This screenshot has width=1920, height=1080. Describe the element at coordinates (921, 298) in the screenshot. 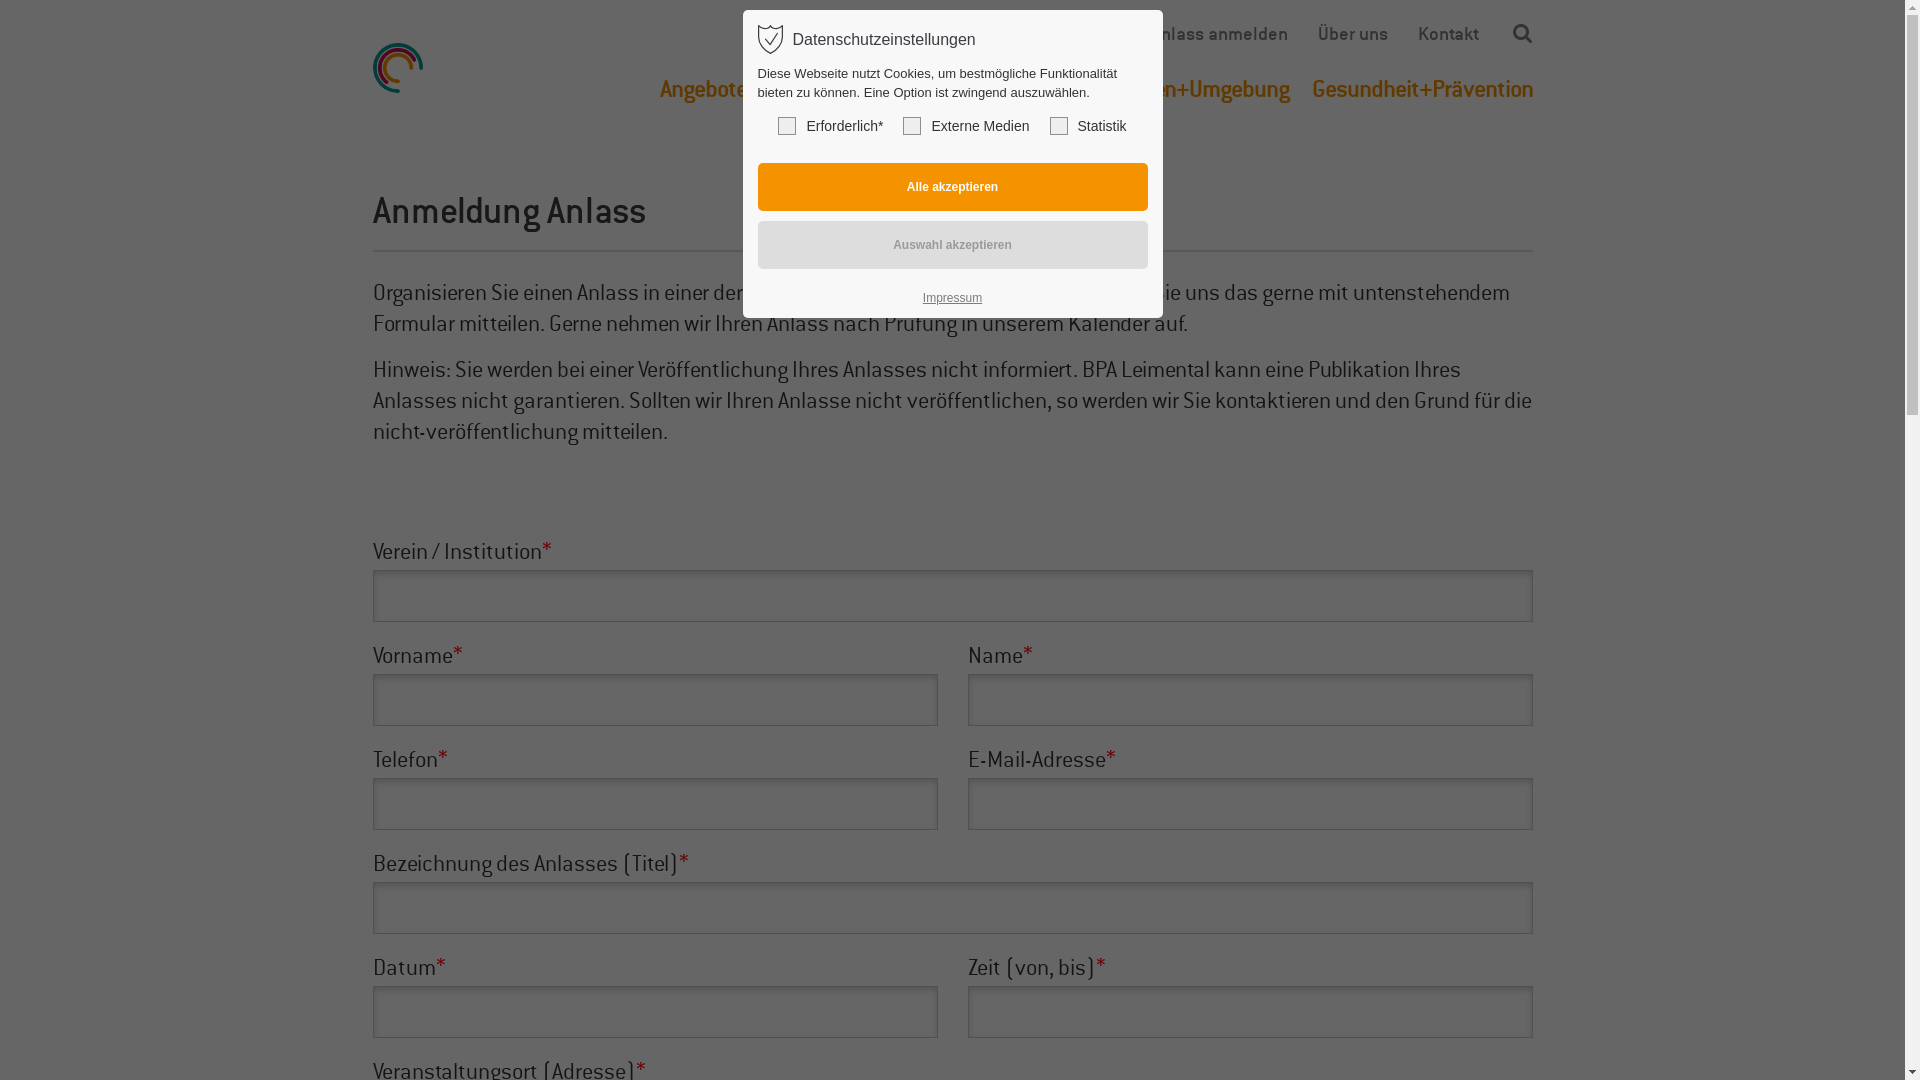

I see `'Impressum'` at that location.